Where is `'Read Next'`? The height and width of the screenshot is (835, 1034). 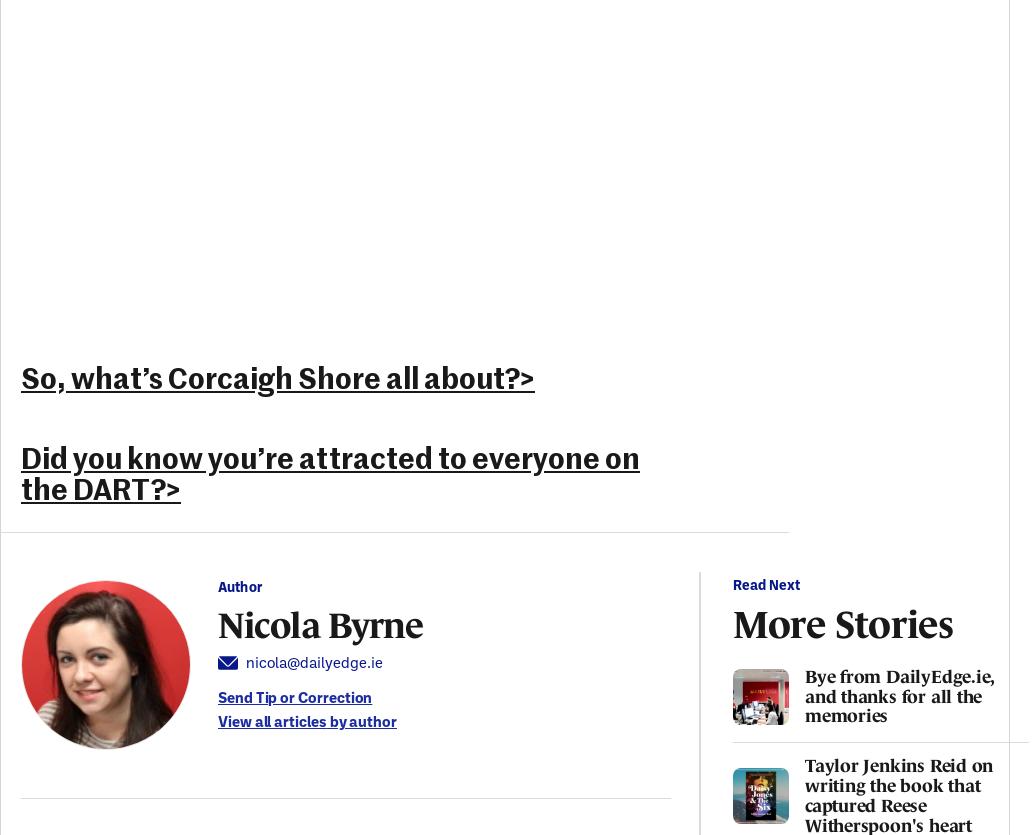 'Read Next' is located at coordinates (766, 584).